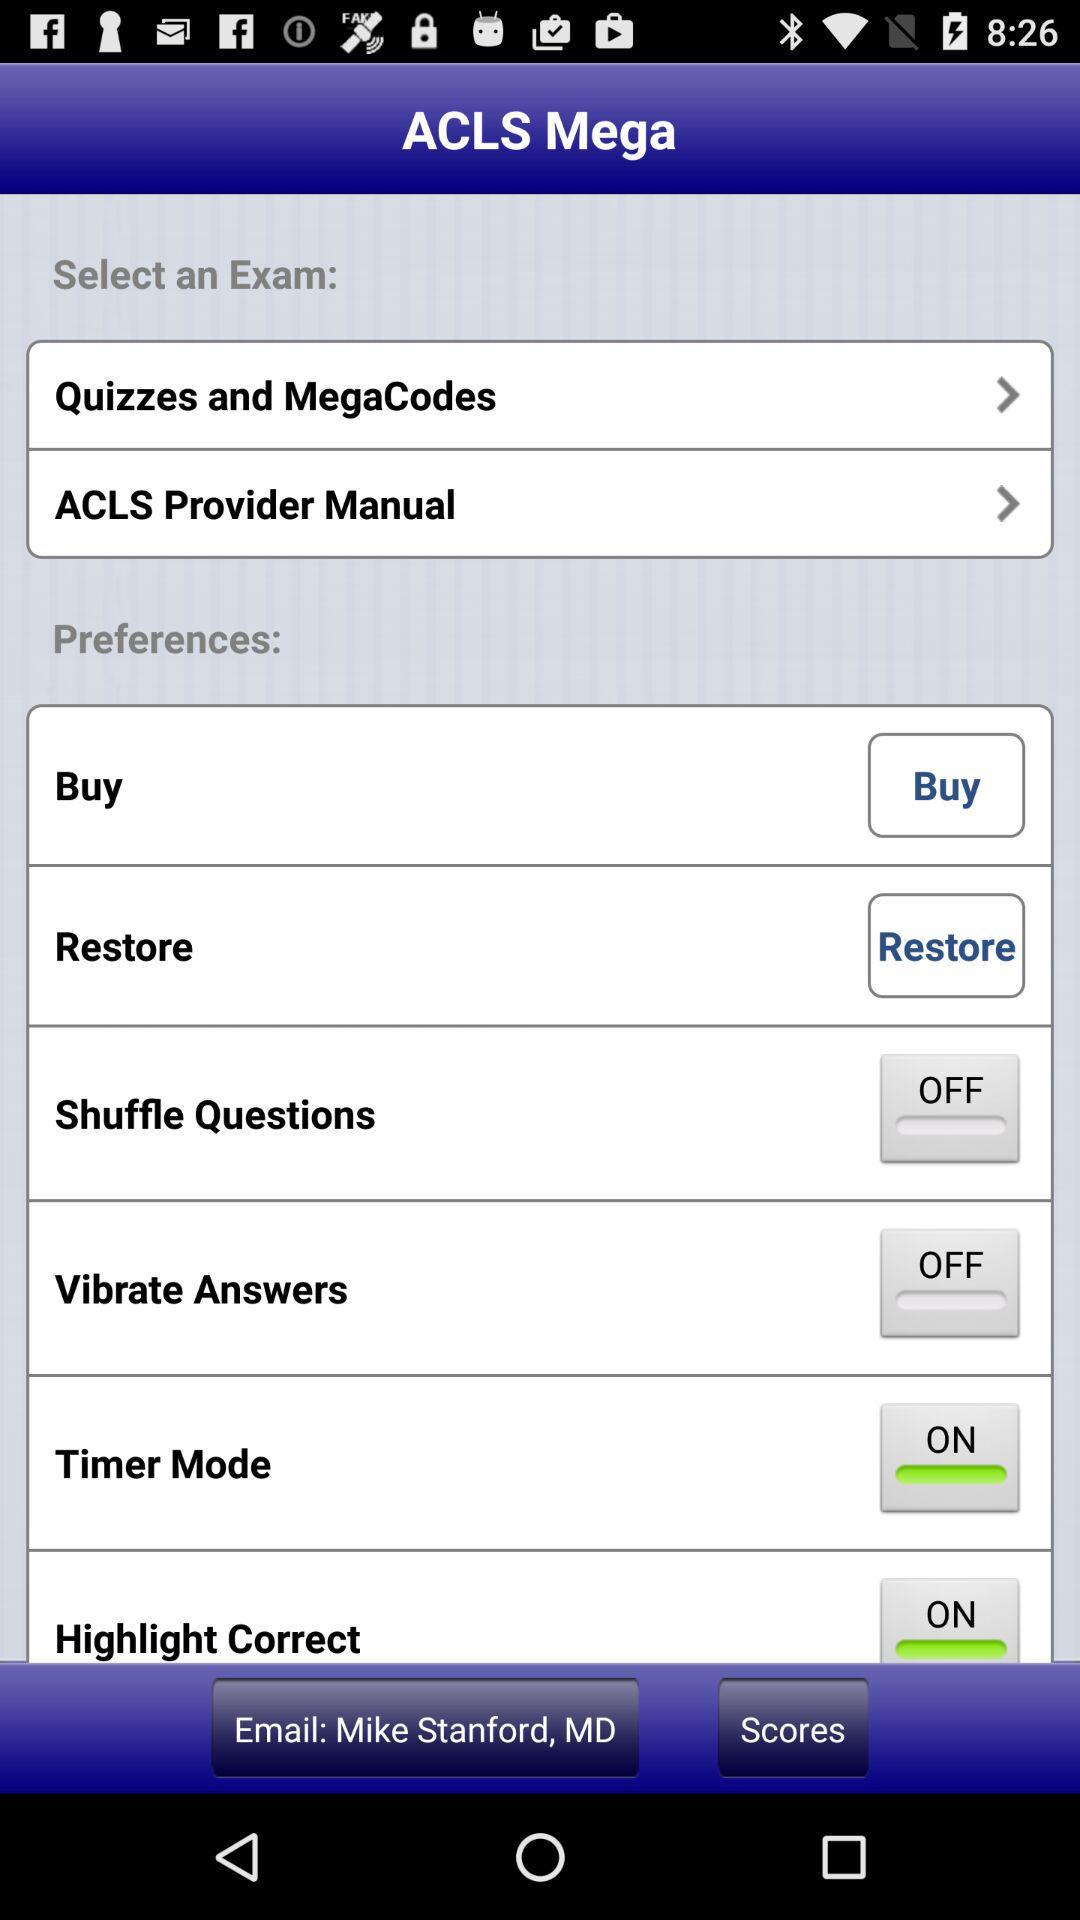  Describe the element at coordinates (792, 1727) in the screenshot. I see `icon next to the email mike stanford icon` at that location.